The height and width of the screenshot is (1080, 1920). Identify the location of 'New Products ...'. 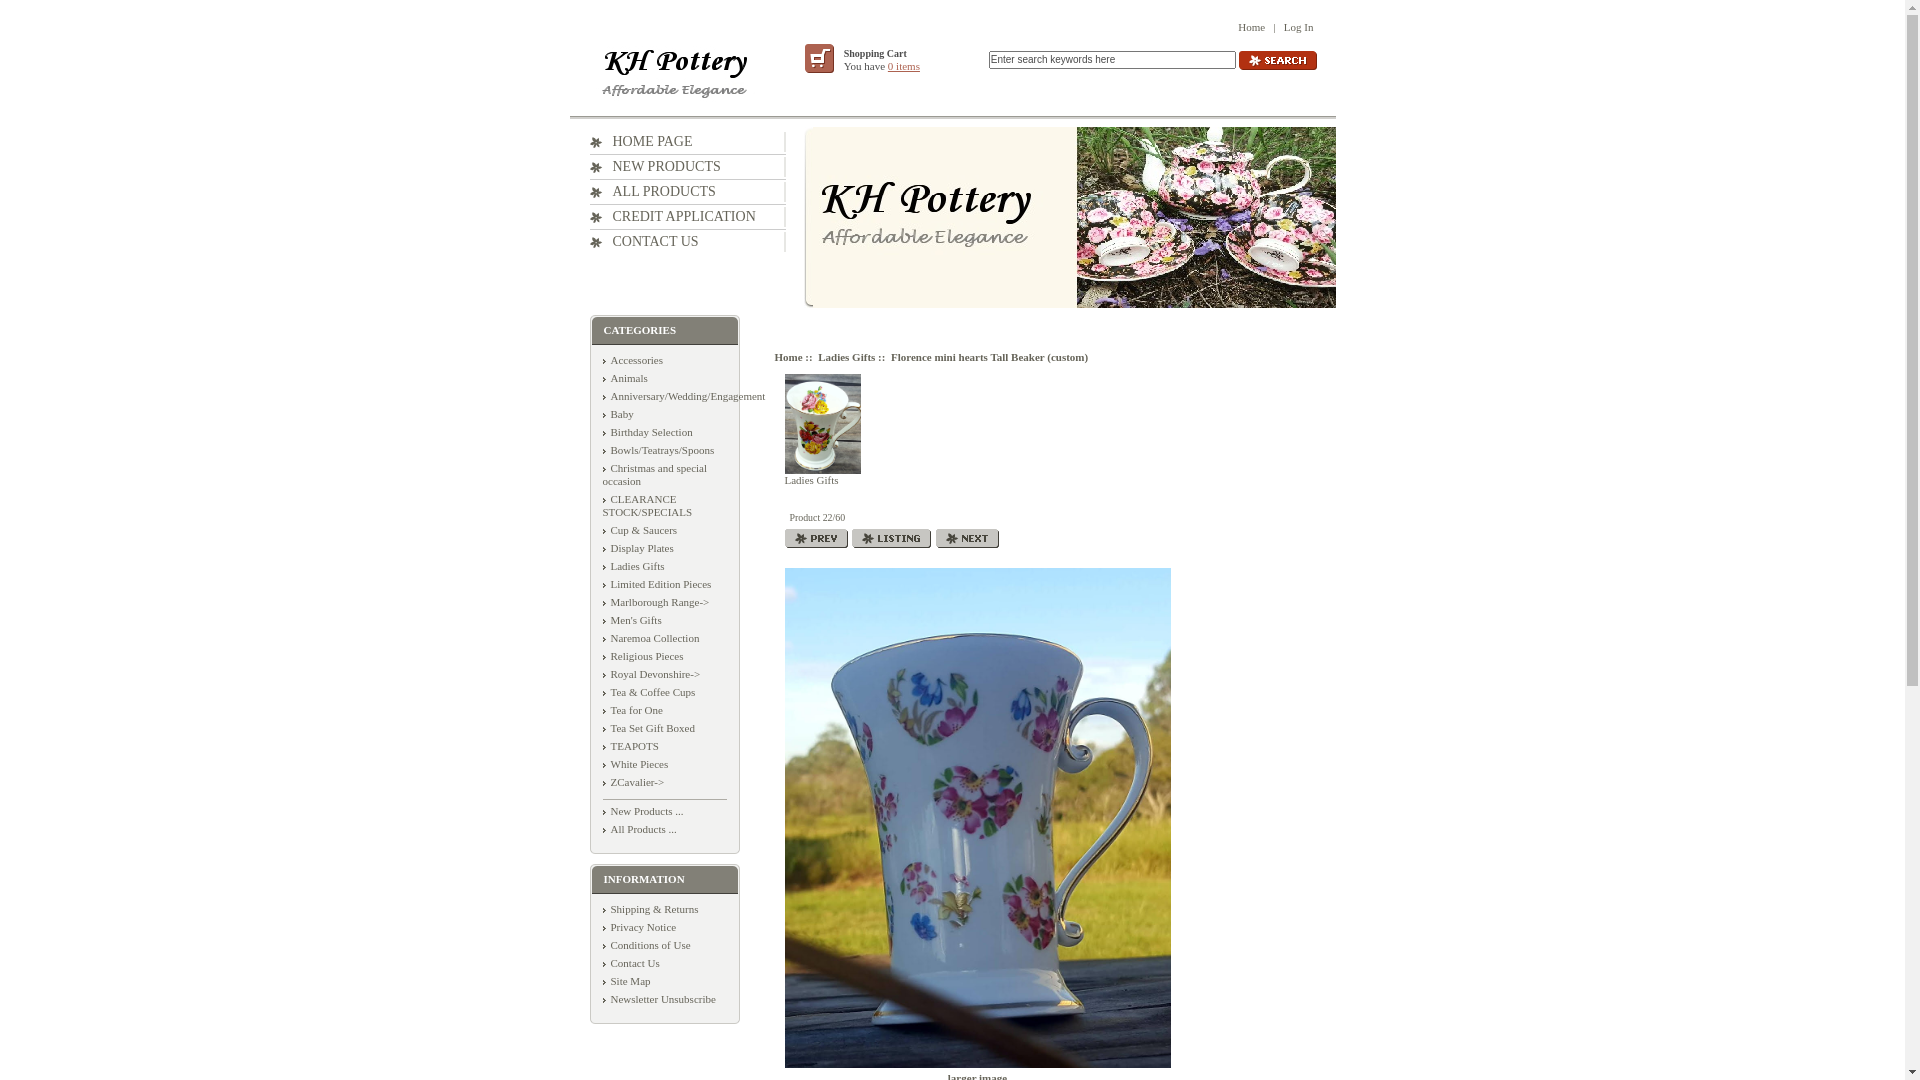
(642, 810).